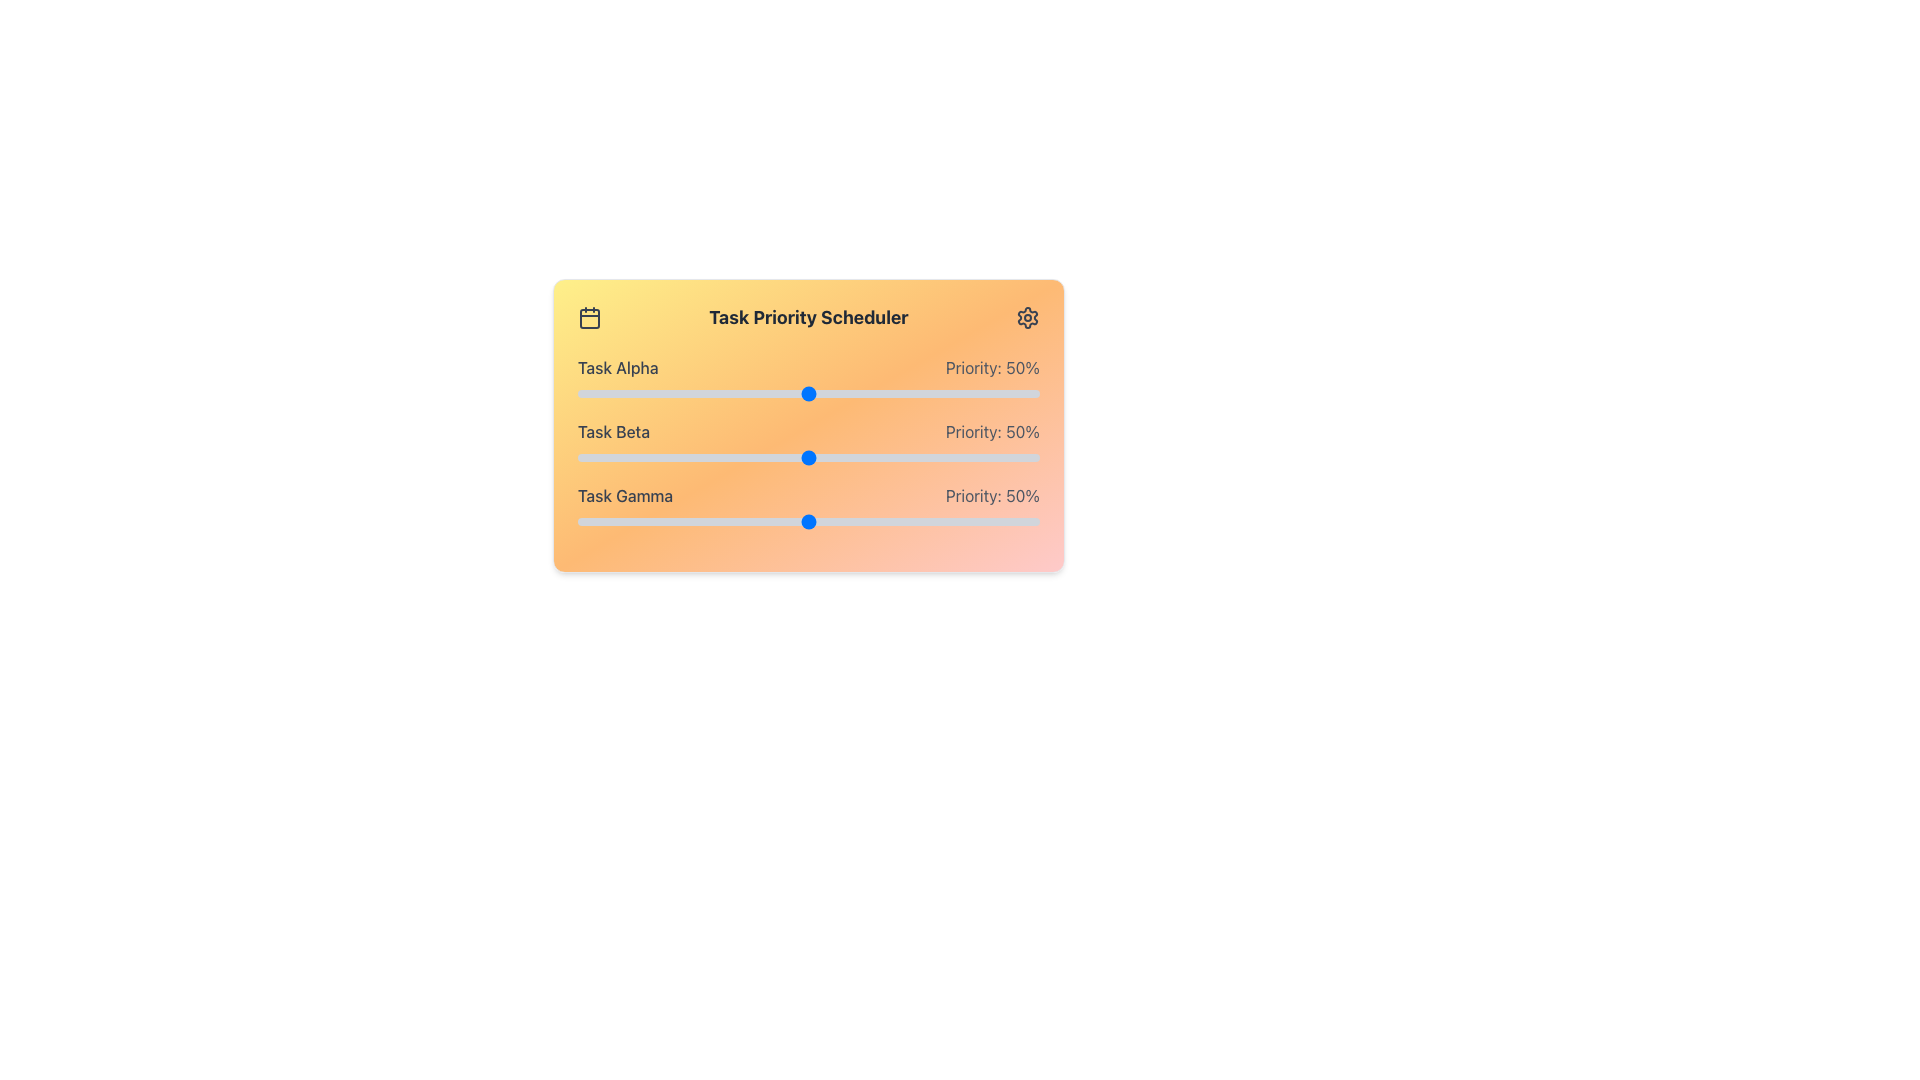 The height and width of the screenshot is (1080, 1920). What do you see at coordinates (868, 495) in the screenshot?
I see `the priority value of Task Gamma` at bounding box center [868, 495].